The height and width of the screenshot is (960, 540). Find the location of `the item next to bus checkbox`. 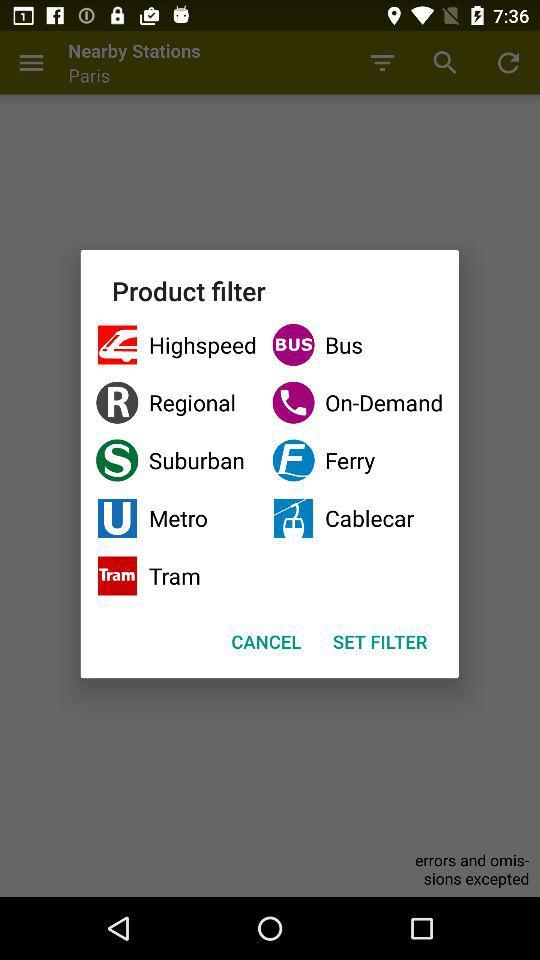

the item next to bus checkbox is located at coordinates (176, 345).